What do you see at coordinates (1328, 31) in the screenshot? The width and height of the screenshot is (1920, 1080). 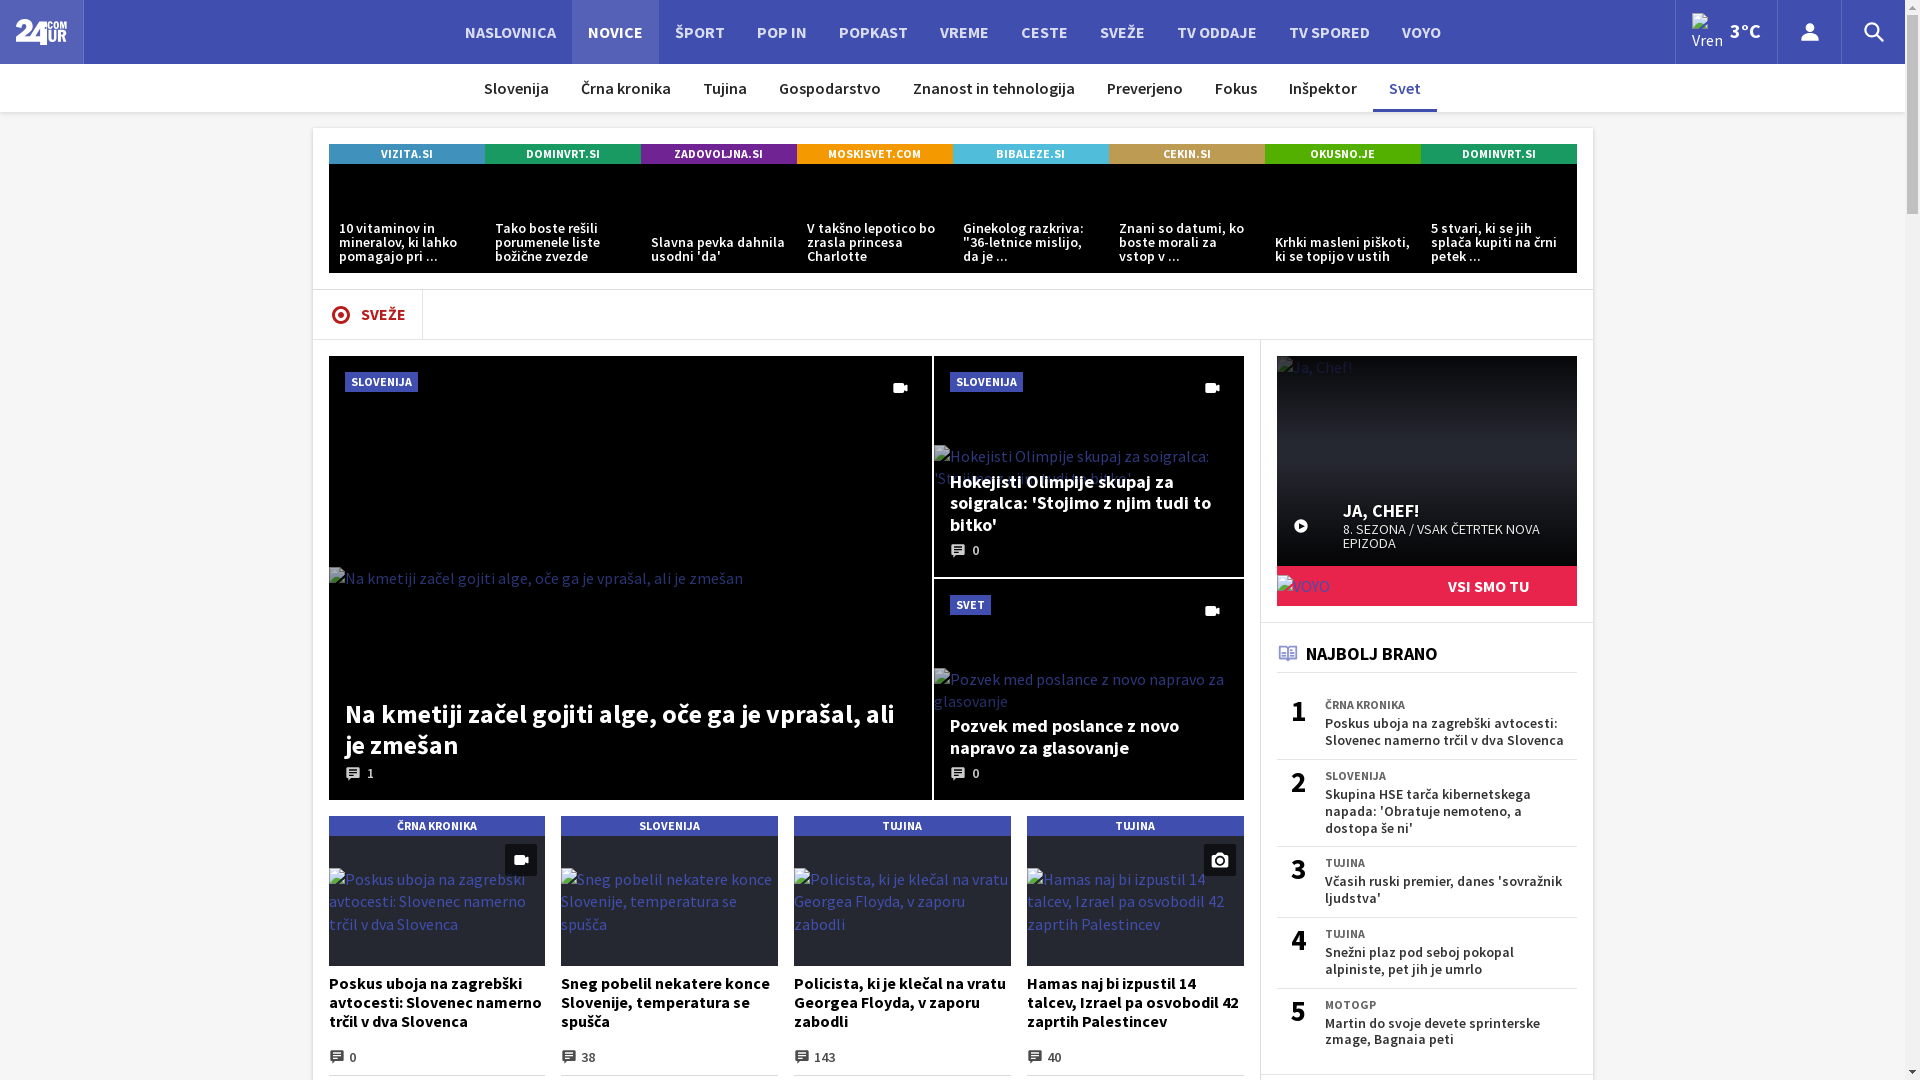 I see `'TV SPORED'` at bounding box center [1328, 31].